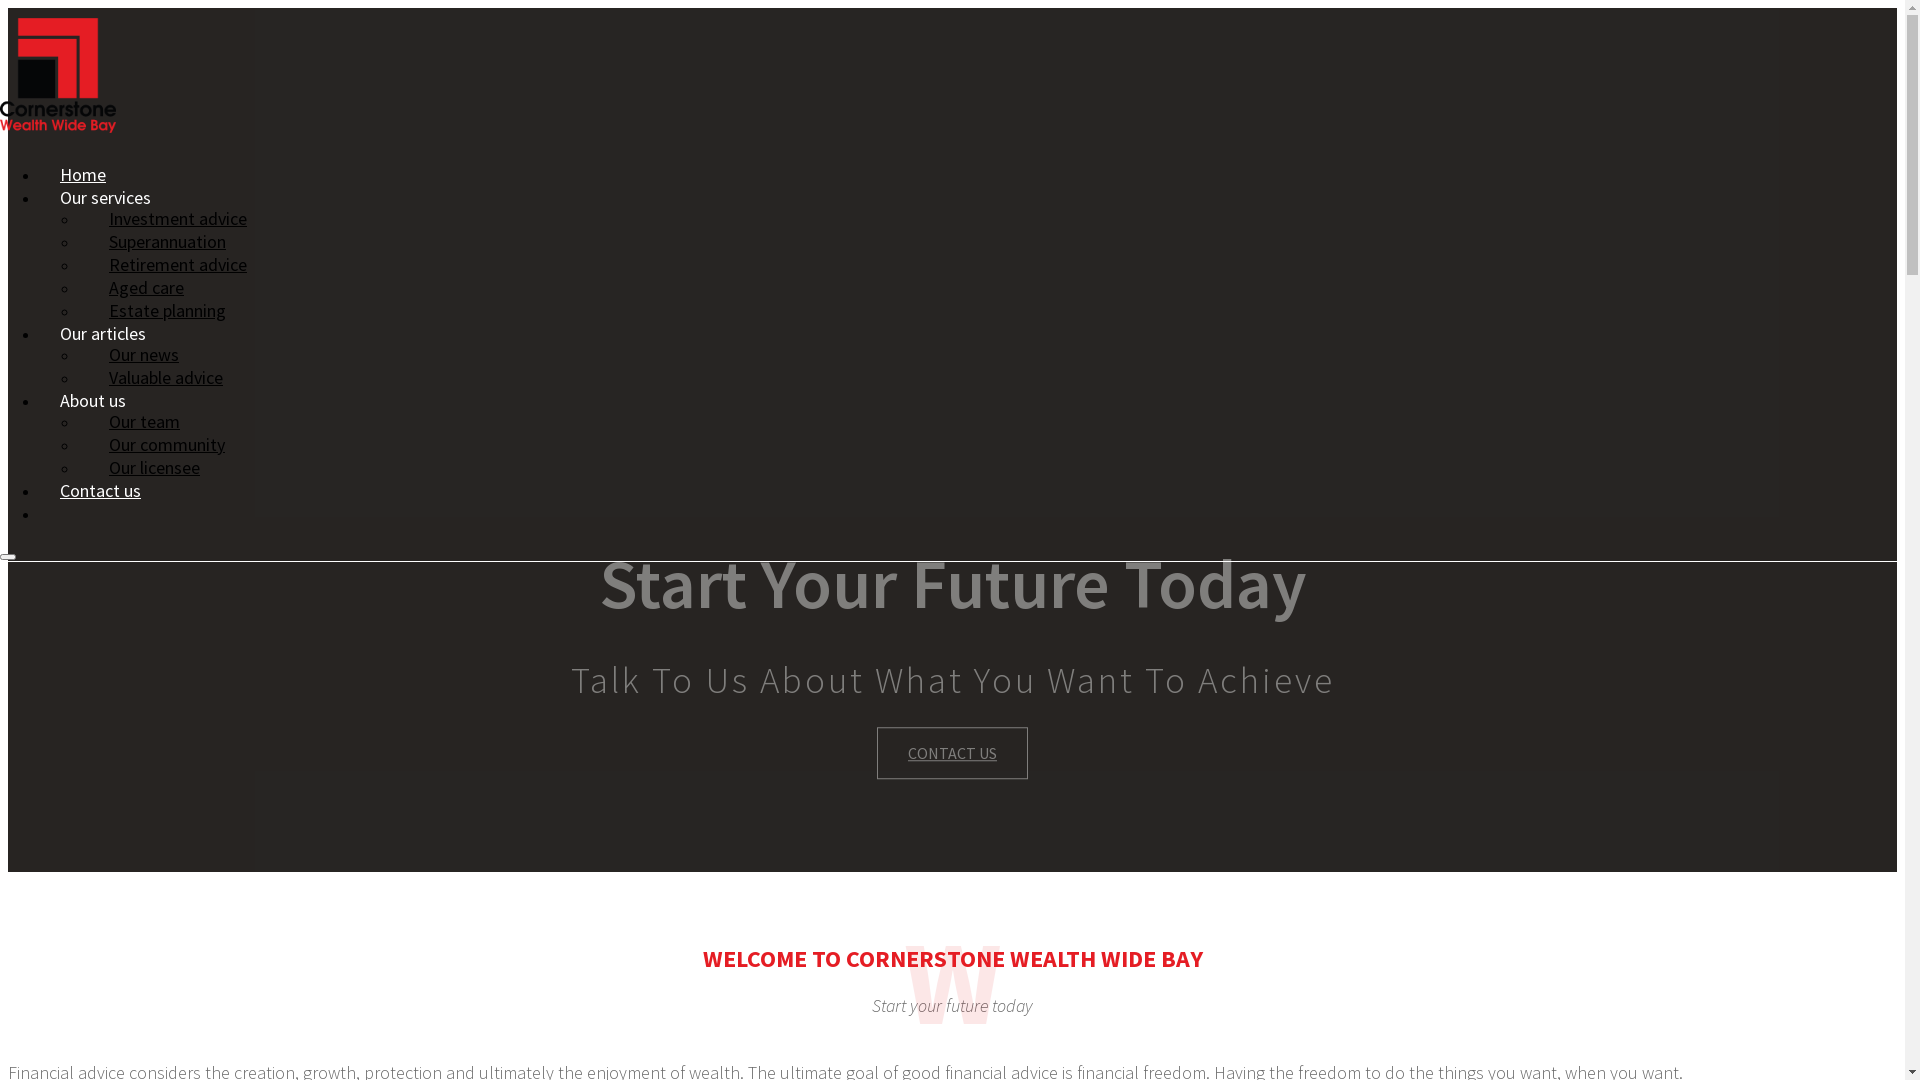 This screenshot has width=1920, height=1080. Describe the element at coordinates (143, 420) in the screenshot. I see `'Our team'` at that location.